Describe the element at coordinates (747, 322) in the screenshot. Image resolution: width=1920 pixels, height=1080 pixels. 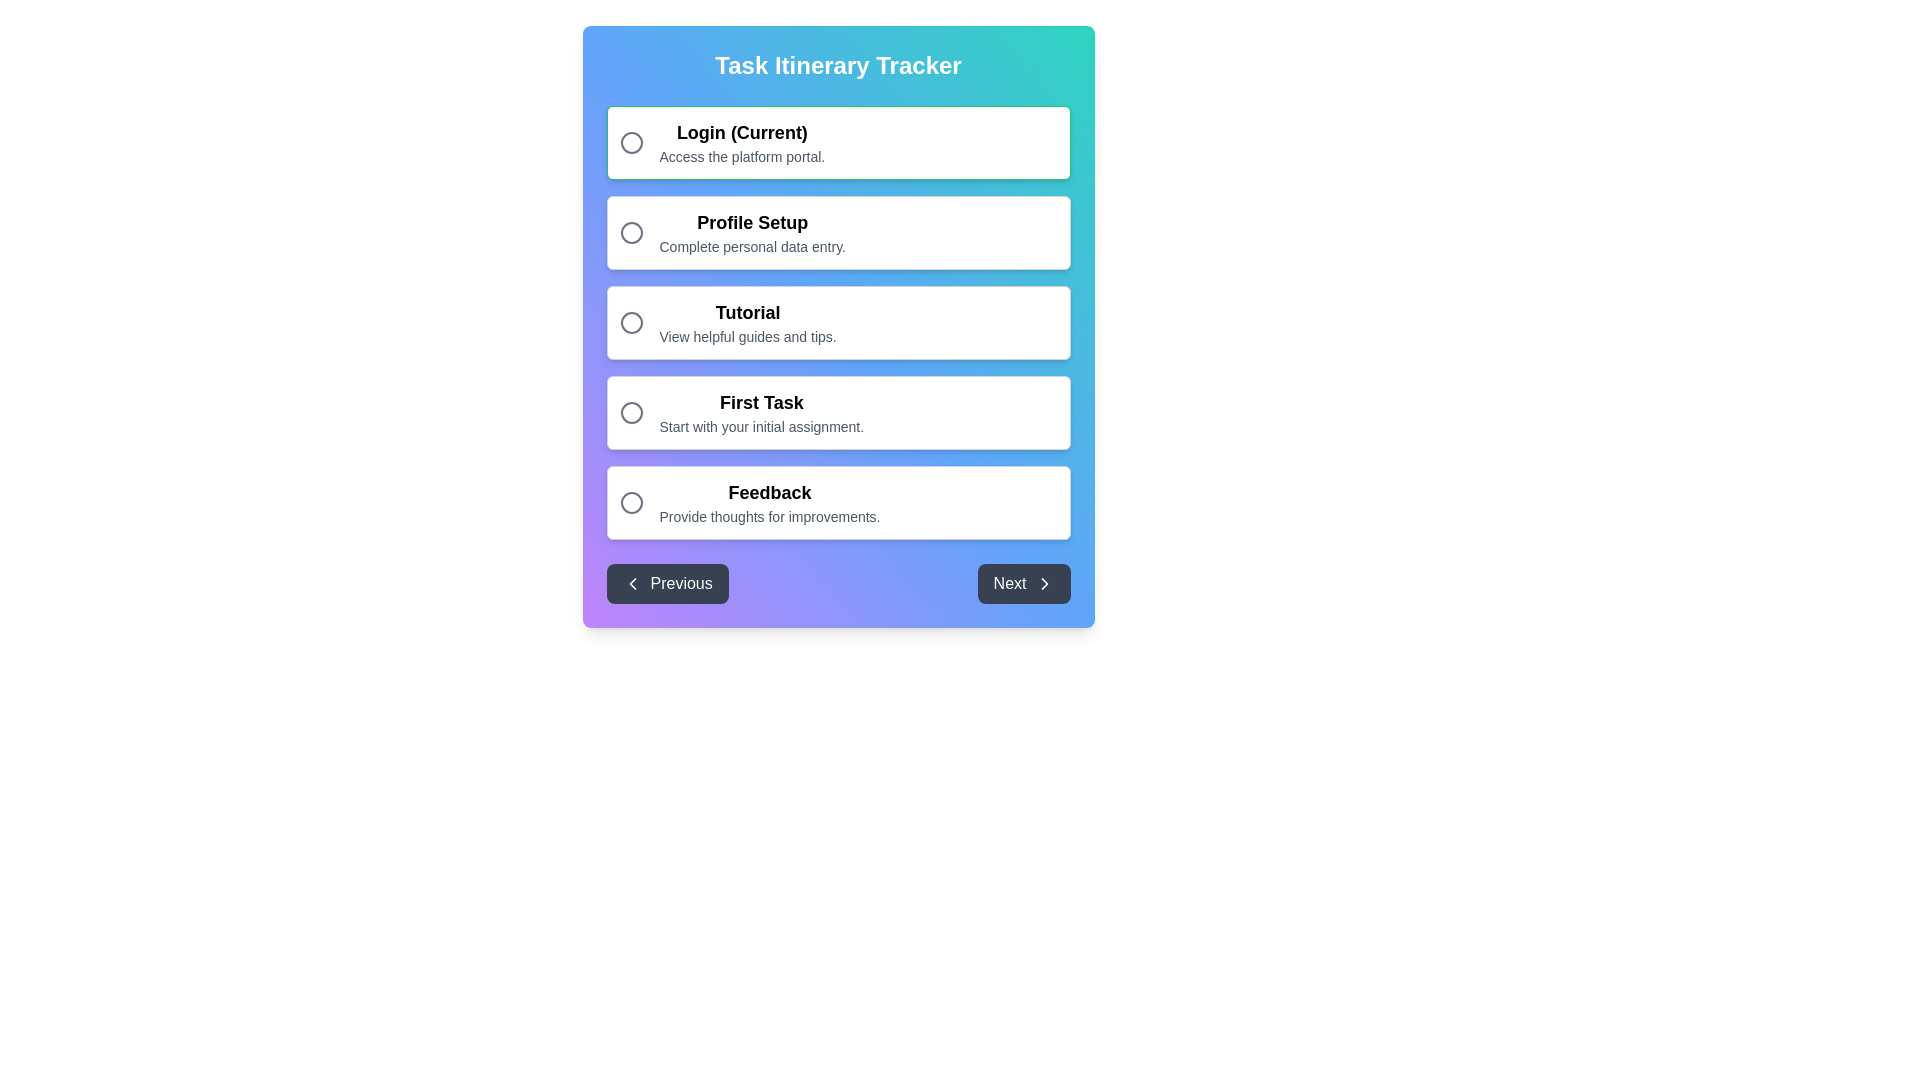
I see `the informational label titled 'Tutorial' that provides a brief description for guidance-related content, positioned centrally in the third row under the 'Task Itinerary Tracker'` at that location.